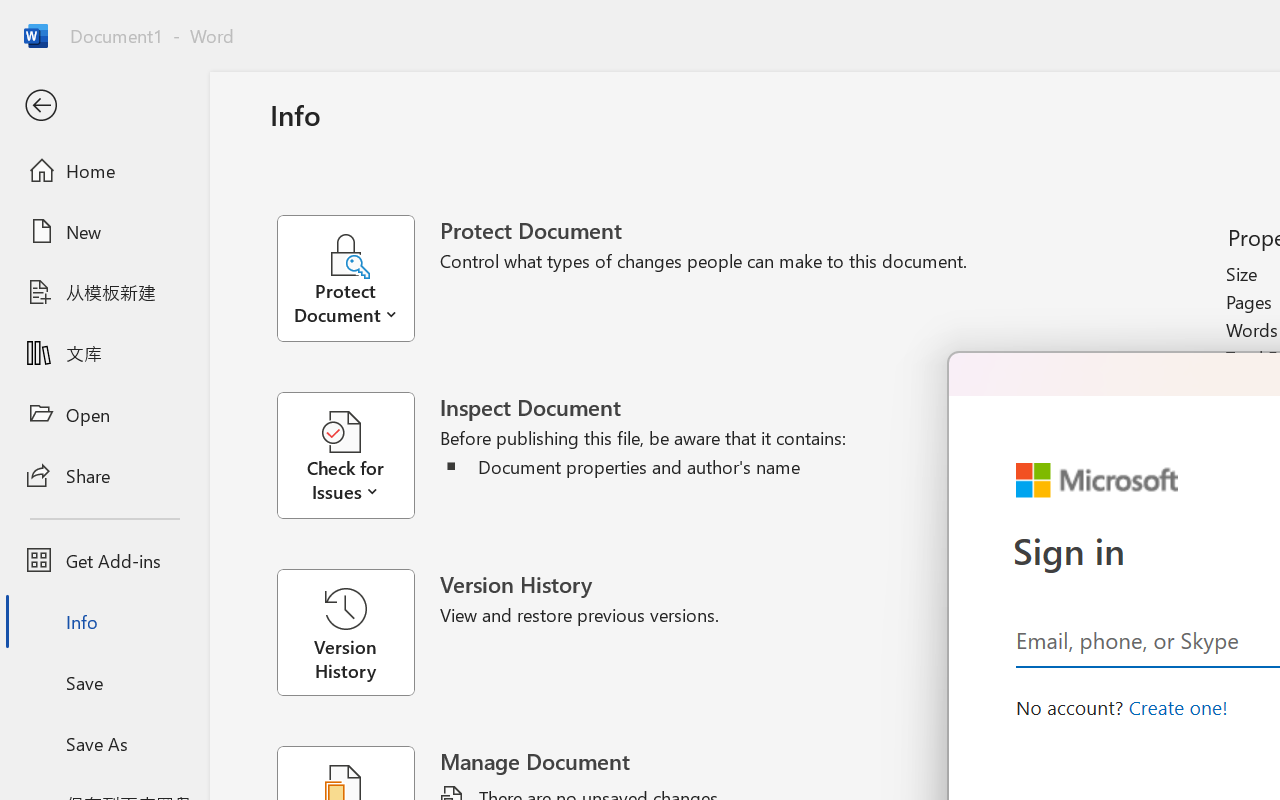 The height and width of the screenshot is (800, 1280). What do you see at coordinates (103, 105) in the screenshot?
I see `'Back'` at bounding box center [103, 105].